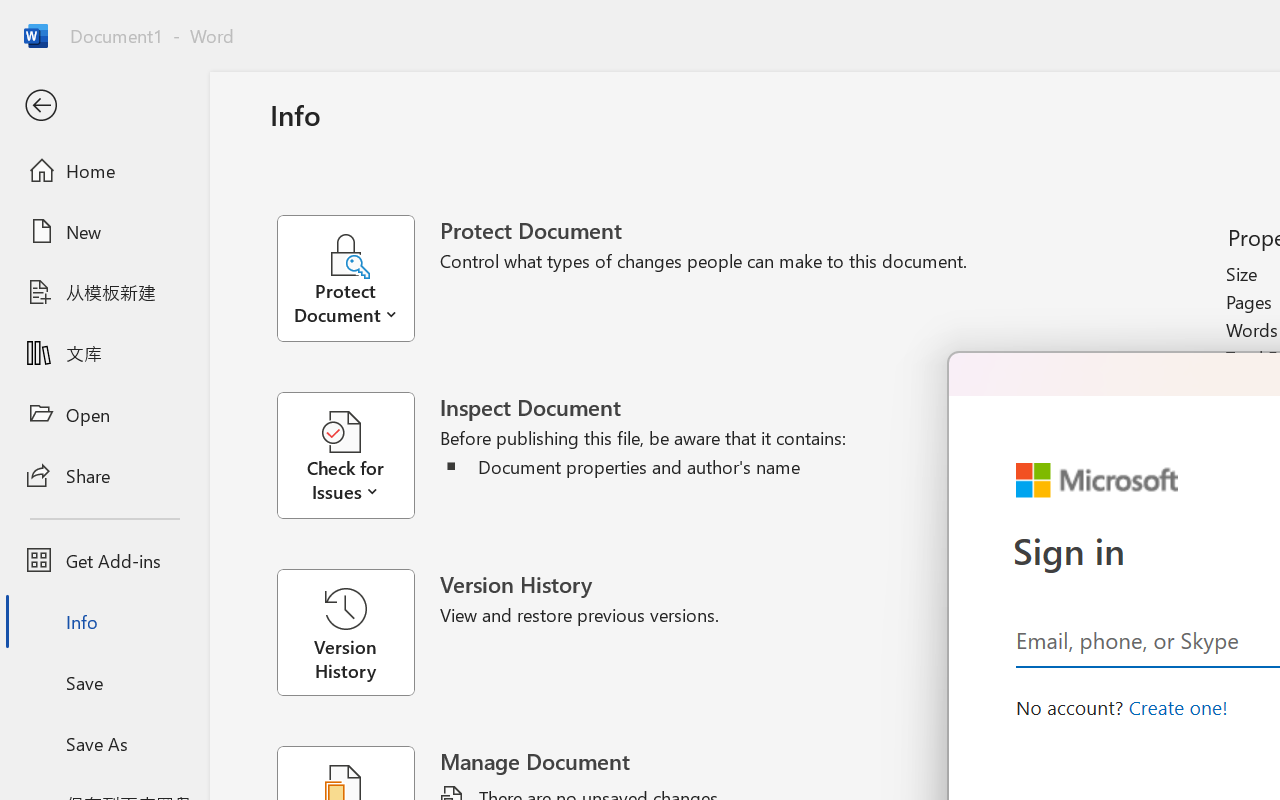 The height and width of the screenshot is (800, 1280). What do you see at coordinates (103, 105) in the screenshot?
I see `'Back'` at bounding box center [103, 105].